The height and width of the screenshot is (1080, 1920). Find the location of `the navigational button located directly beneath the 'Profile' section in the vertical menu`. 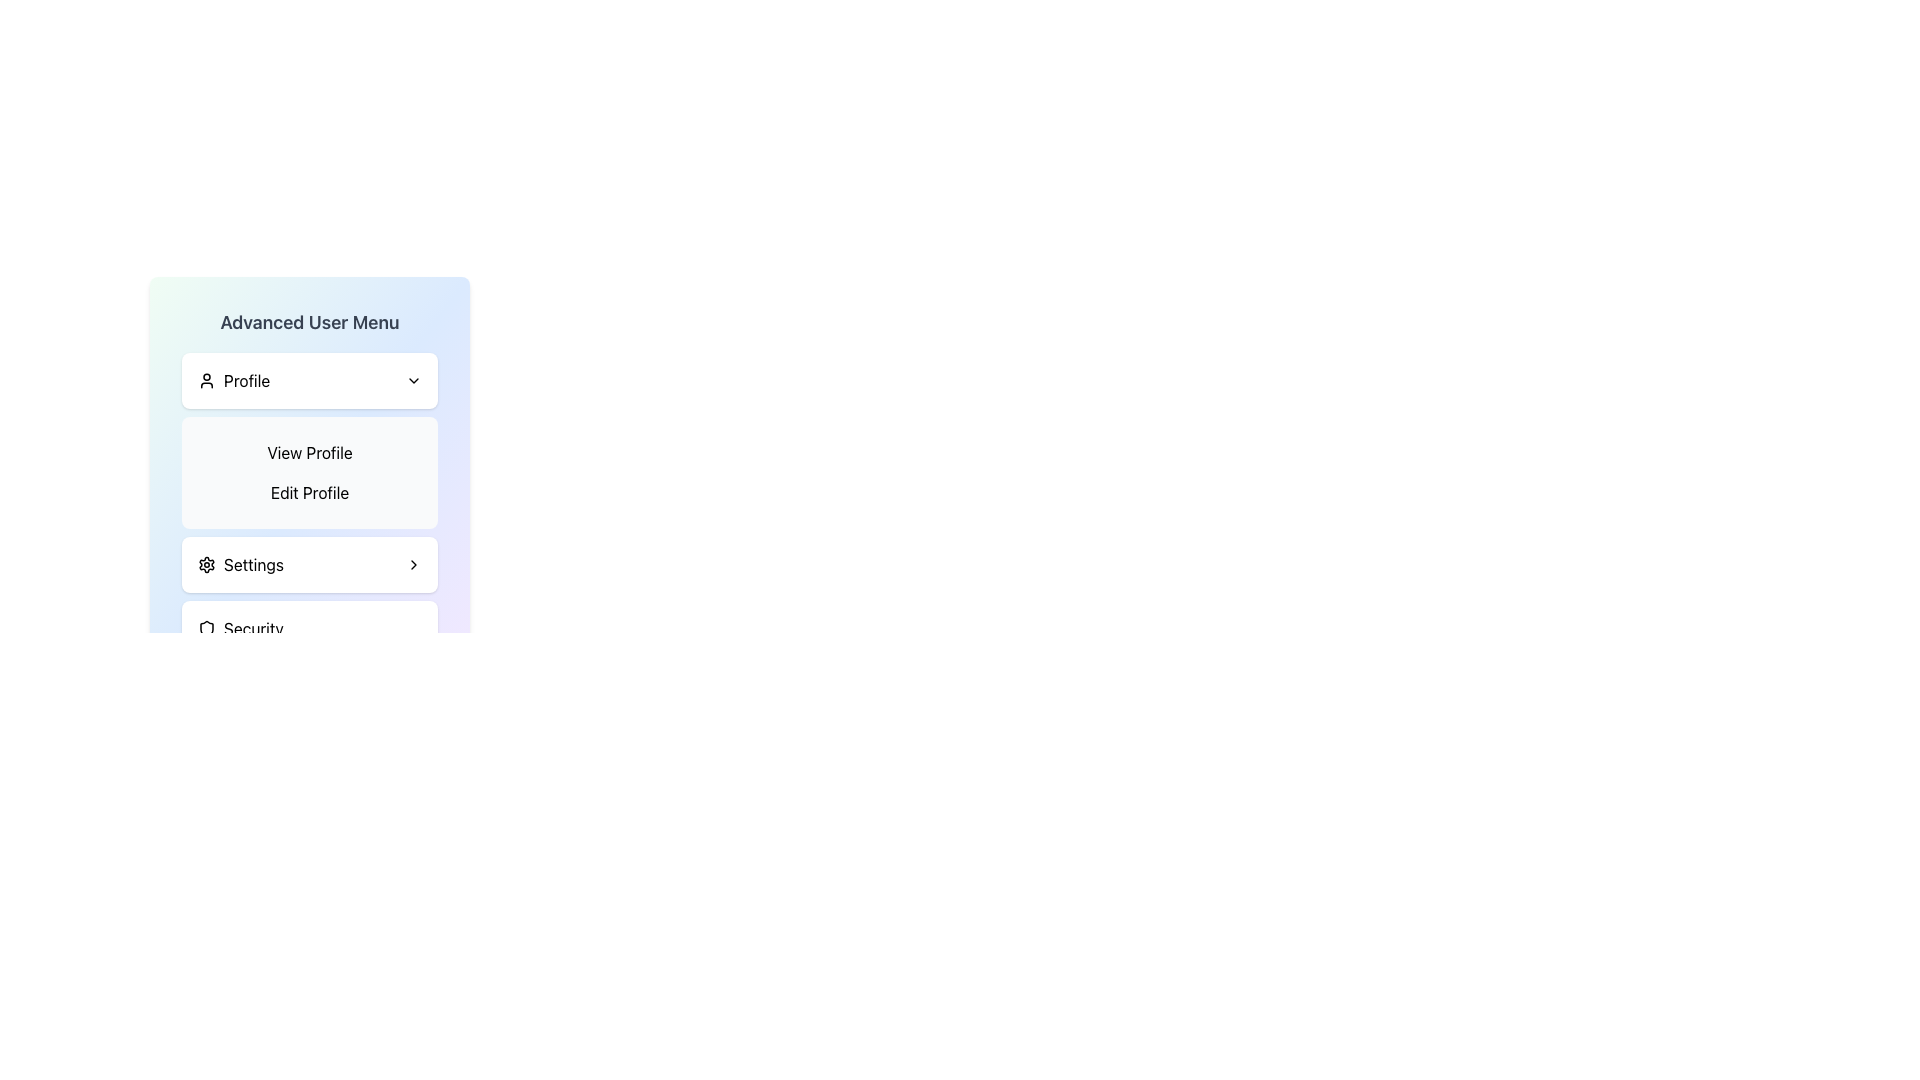

the navigational button located directly beneath the 'Profile' section in the vertical menu is located at coordinates (309, 452).